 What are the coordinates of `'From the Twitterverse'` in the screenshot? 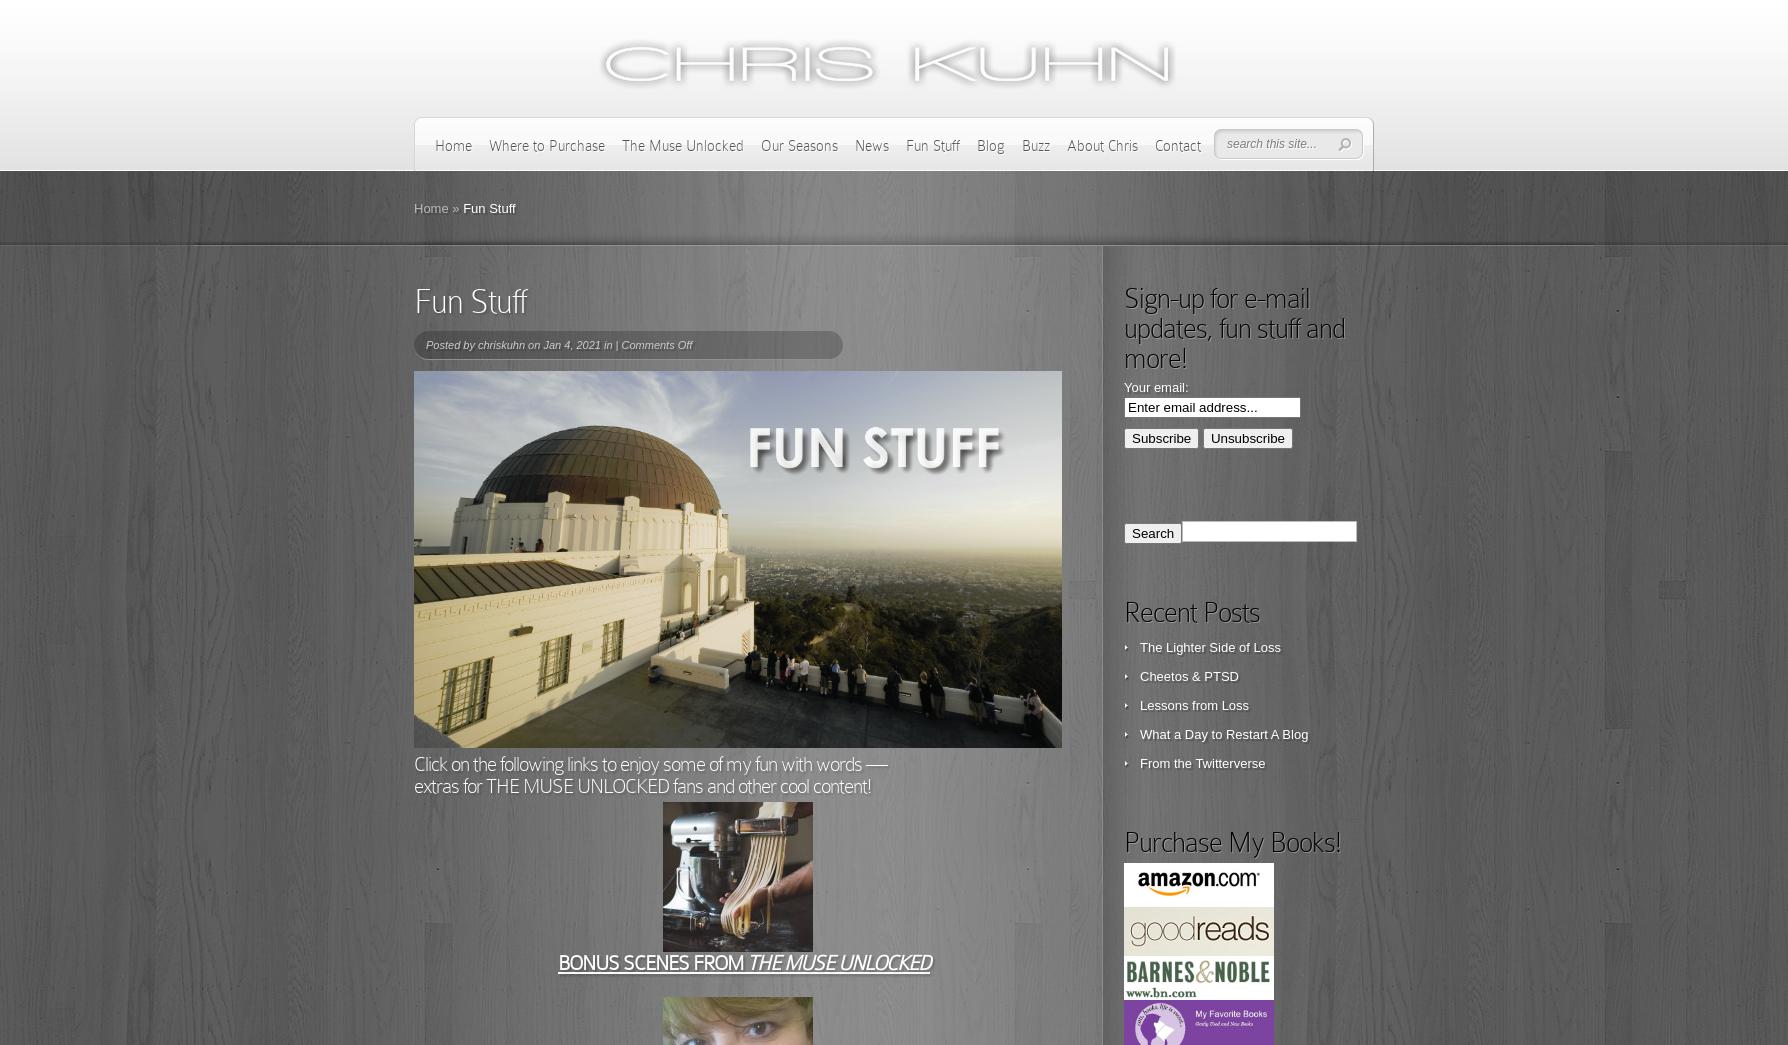 It's located at (1201, 763).